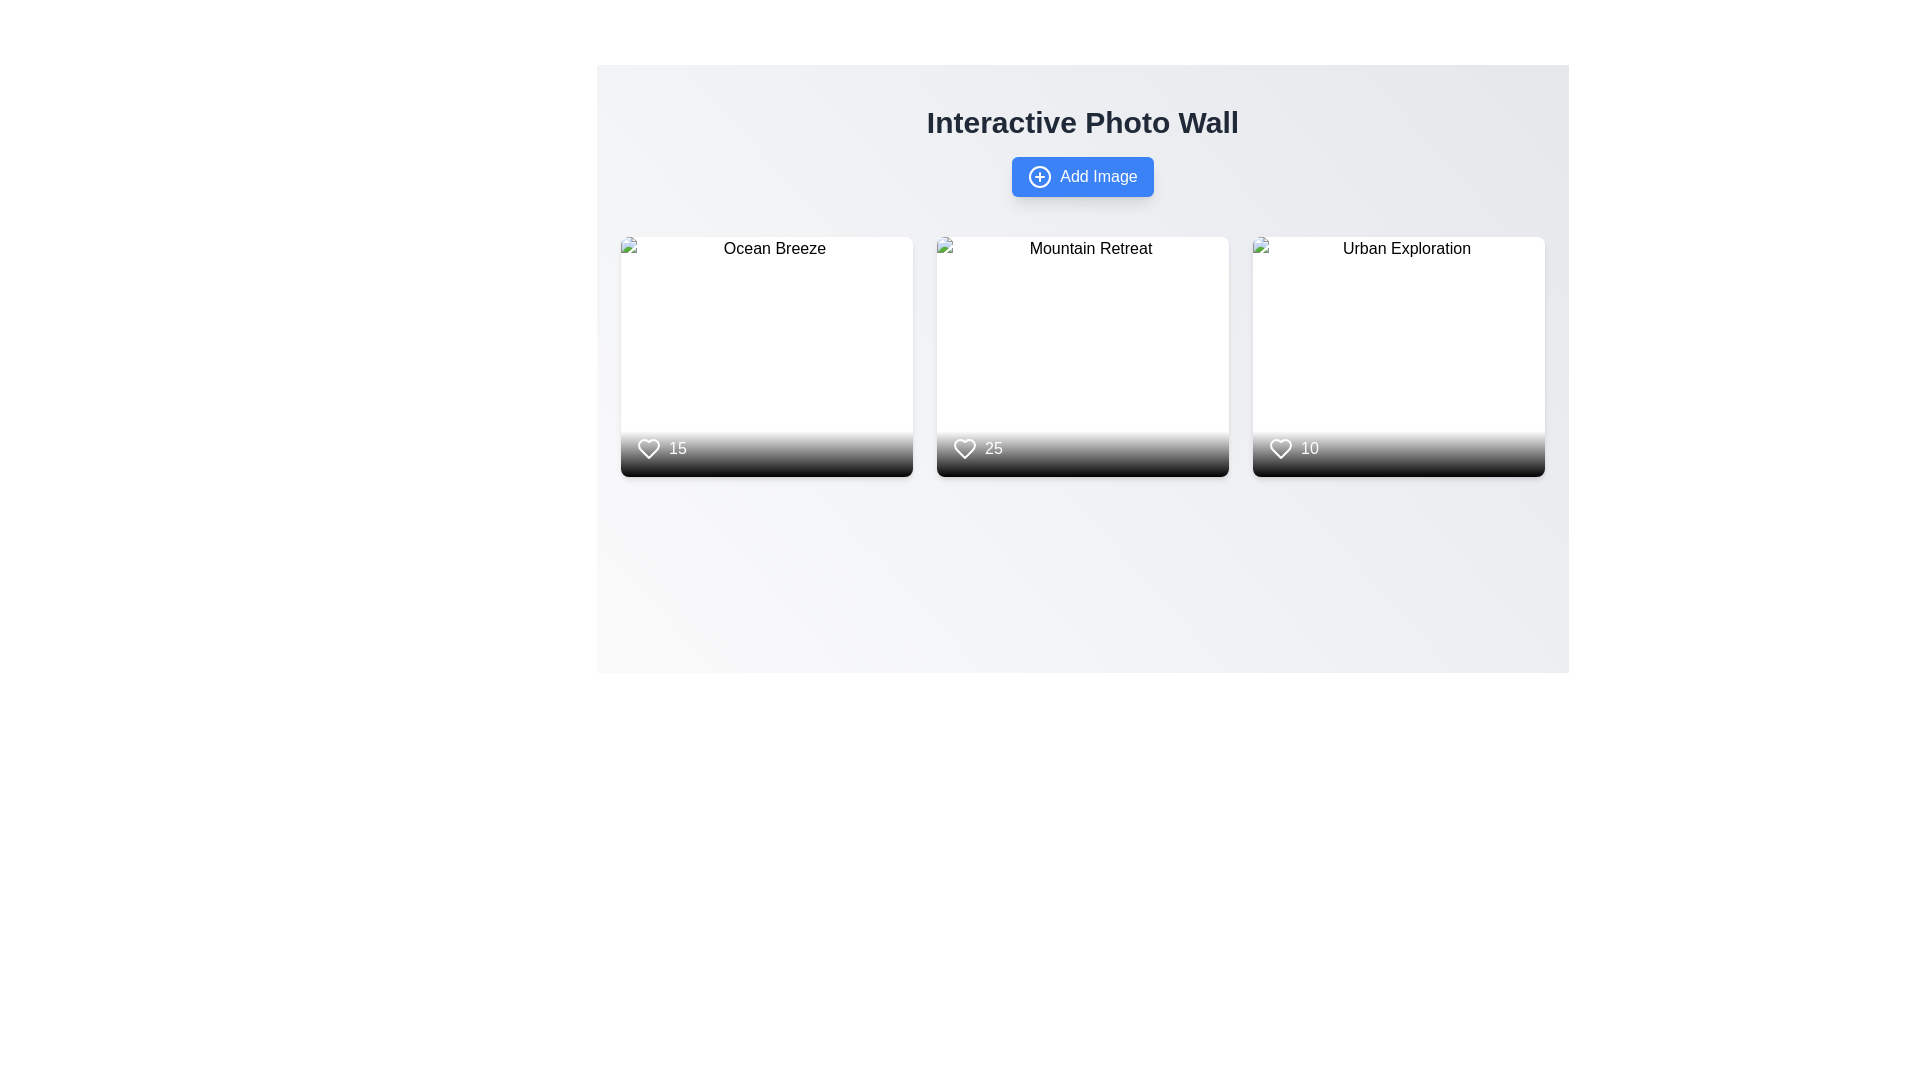  What do you see at coordinates (648, 447) in the screenshot?
I see `the heart-shaped SVG icon representing likes or favorites, located inside the leftmost card in the bottom row, beside the count of '15'` at bounding box center [648, 447].